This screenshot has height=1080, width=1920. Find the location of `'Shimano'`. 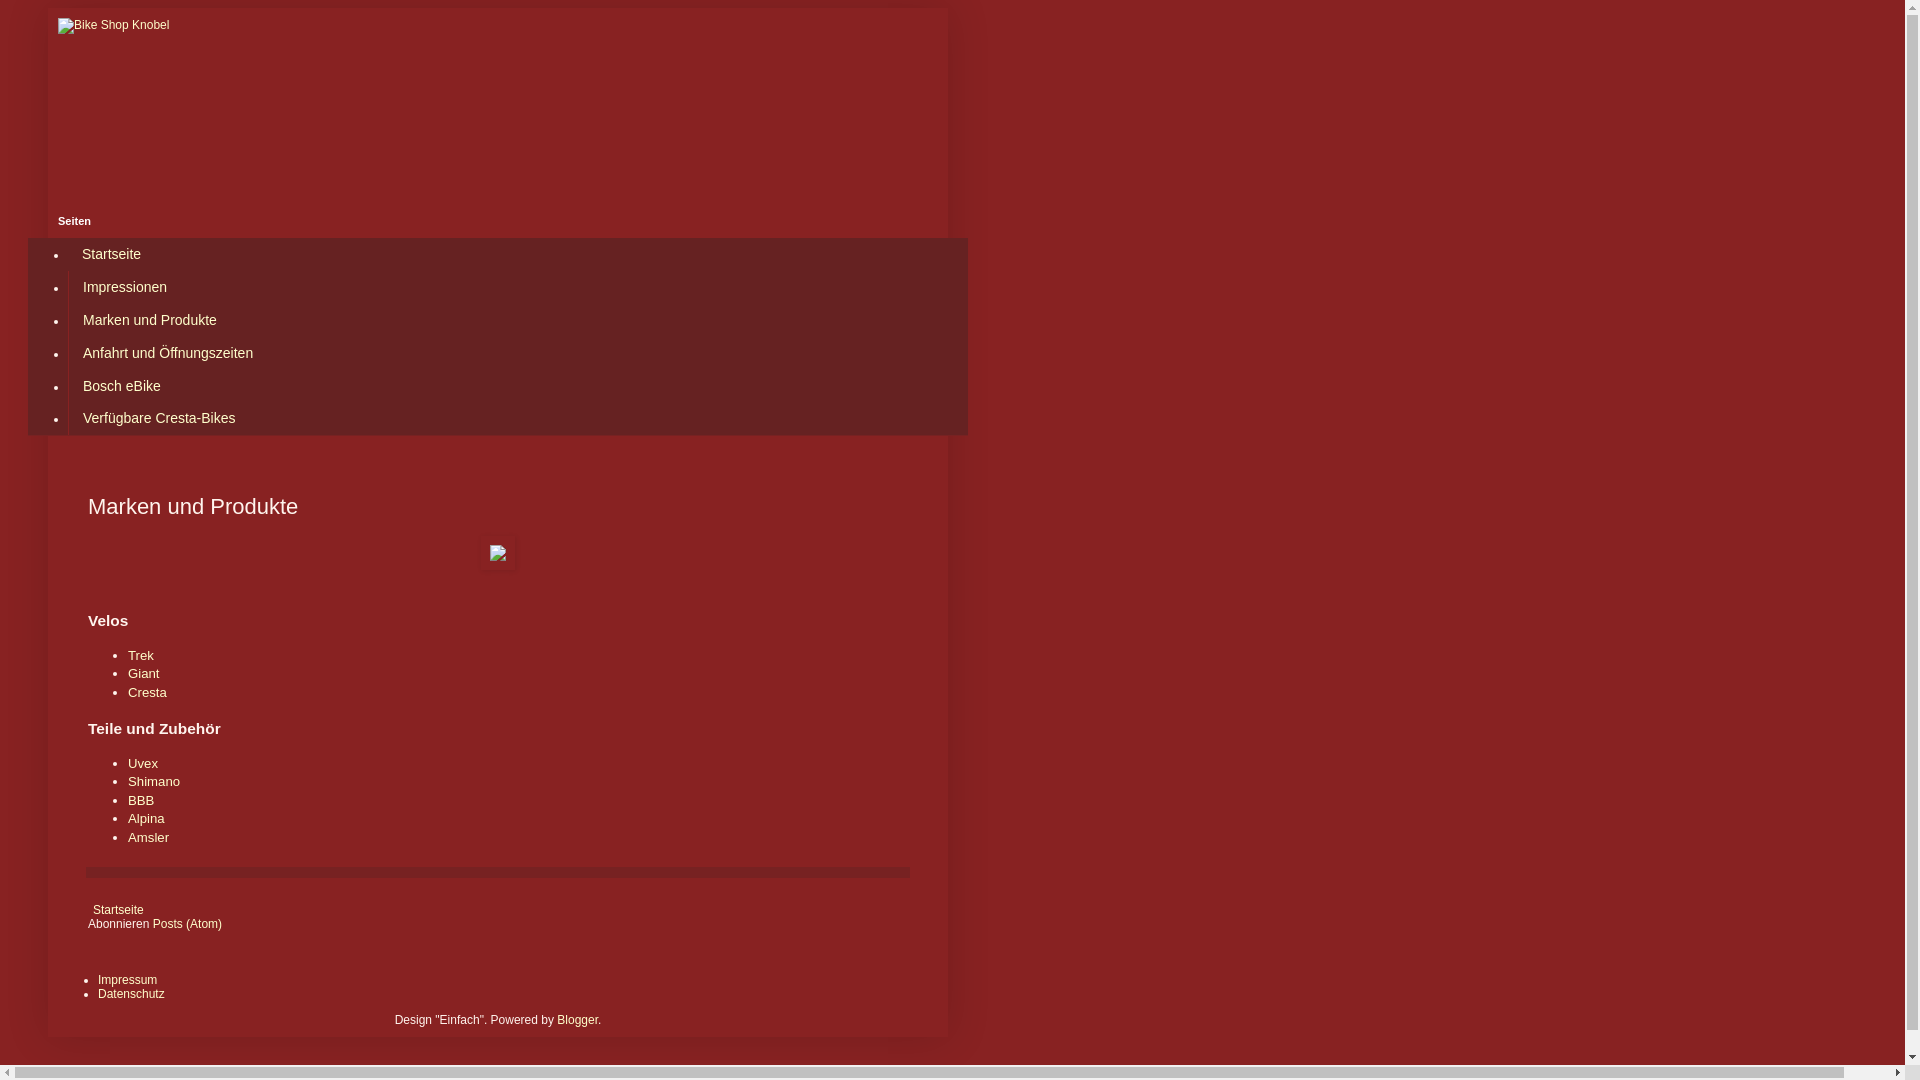

'Shimano' is located at coordinates (152, 780).